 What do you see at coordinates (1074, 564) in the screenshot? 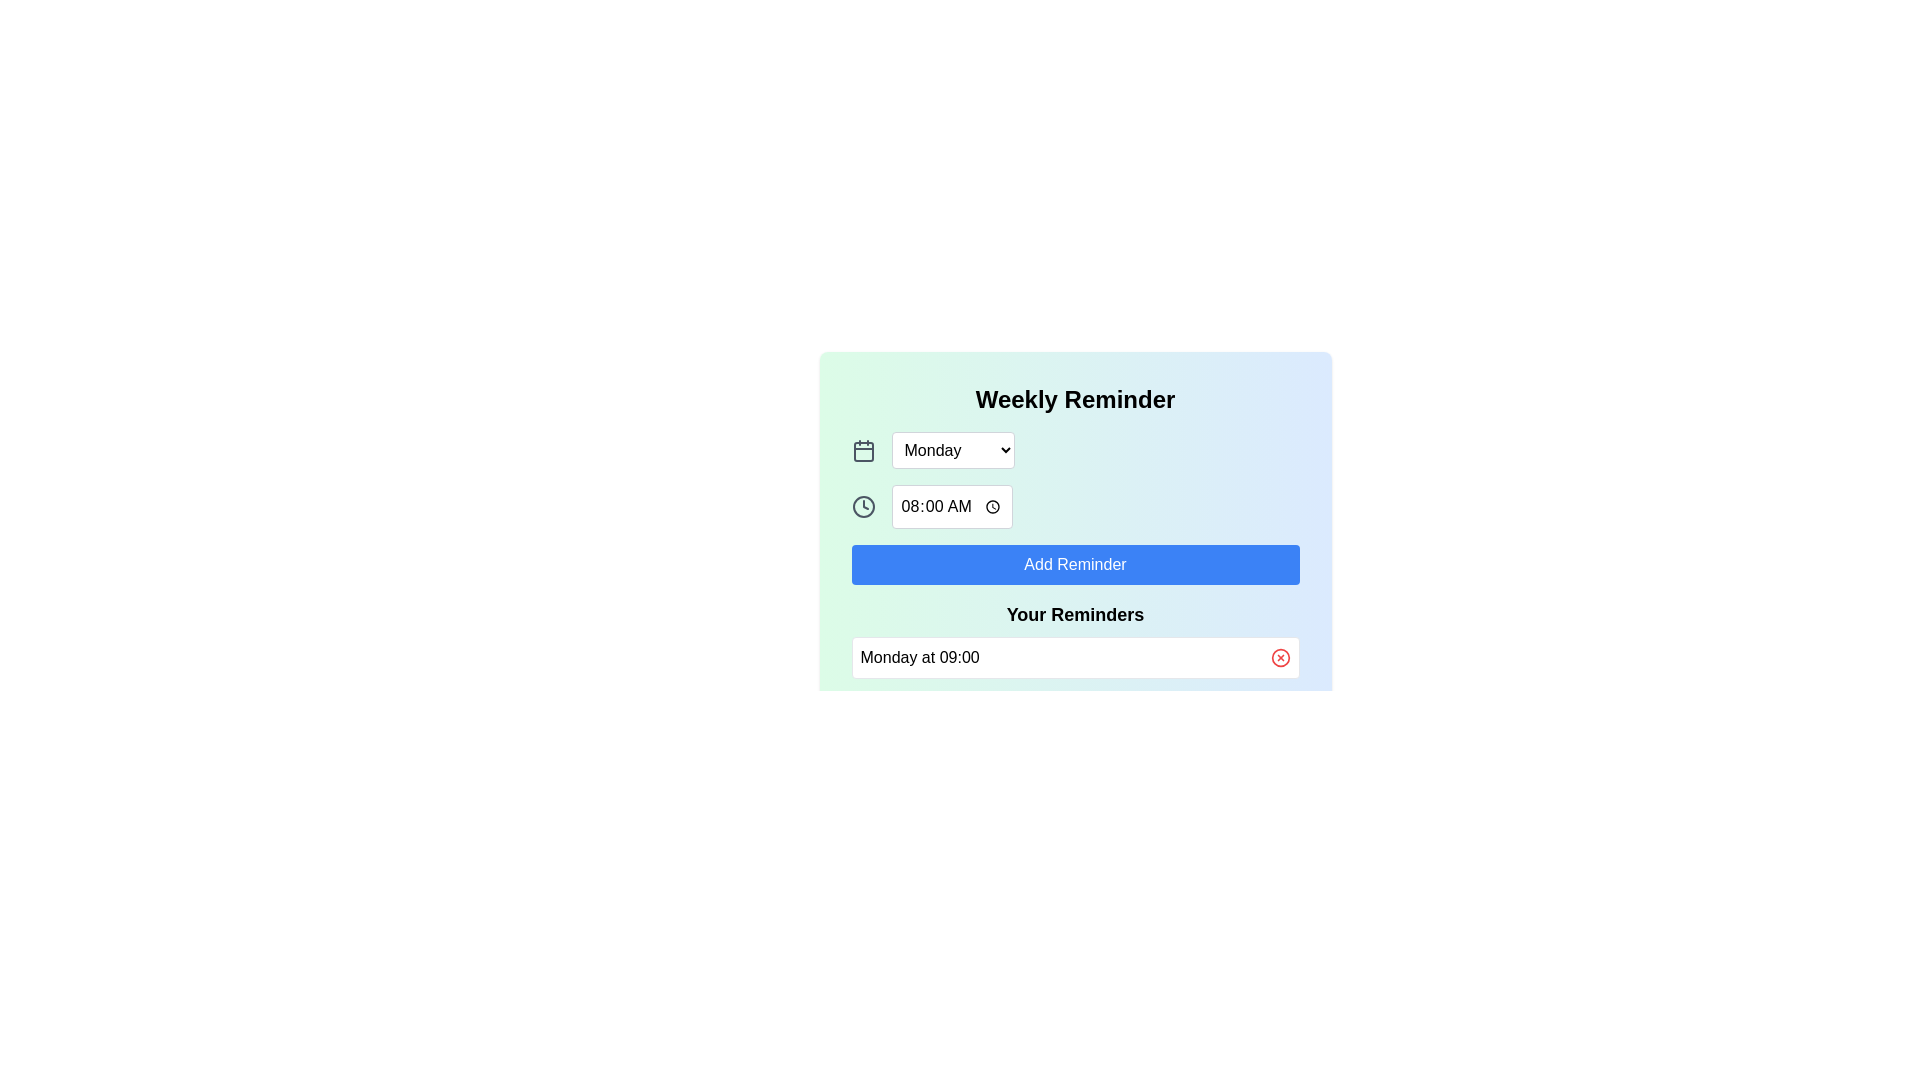
I see `the 'Add Reminder' button with a blue background and white text` at bounding box center [1074, 564].